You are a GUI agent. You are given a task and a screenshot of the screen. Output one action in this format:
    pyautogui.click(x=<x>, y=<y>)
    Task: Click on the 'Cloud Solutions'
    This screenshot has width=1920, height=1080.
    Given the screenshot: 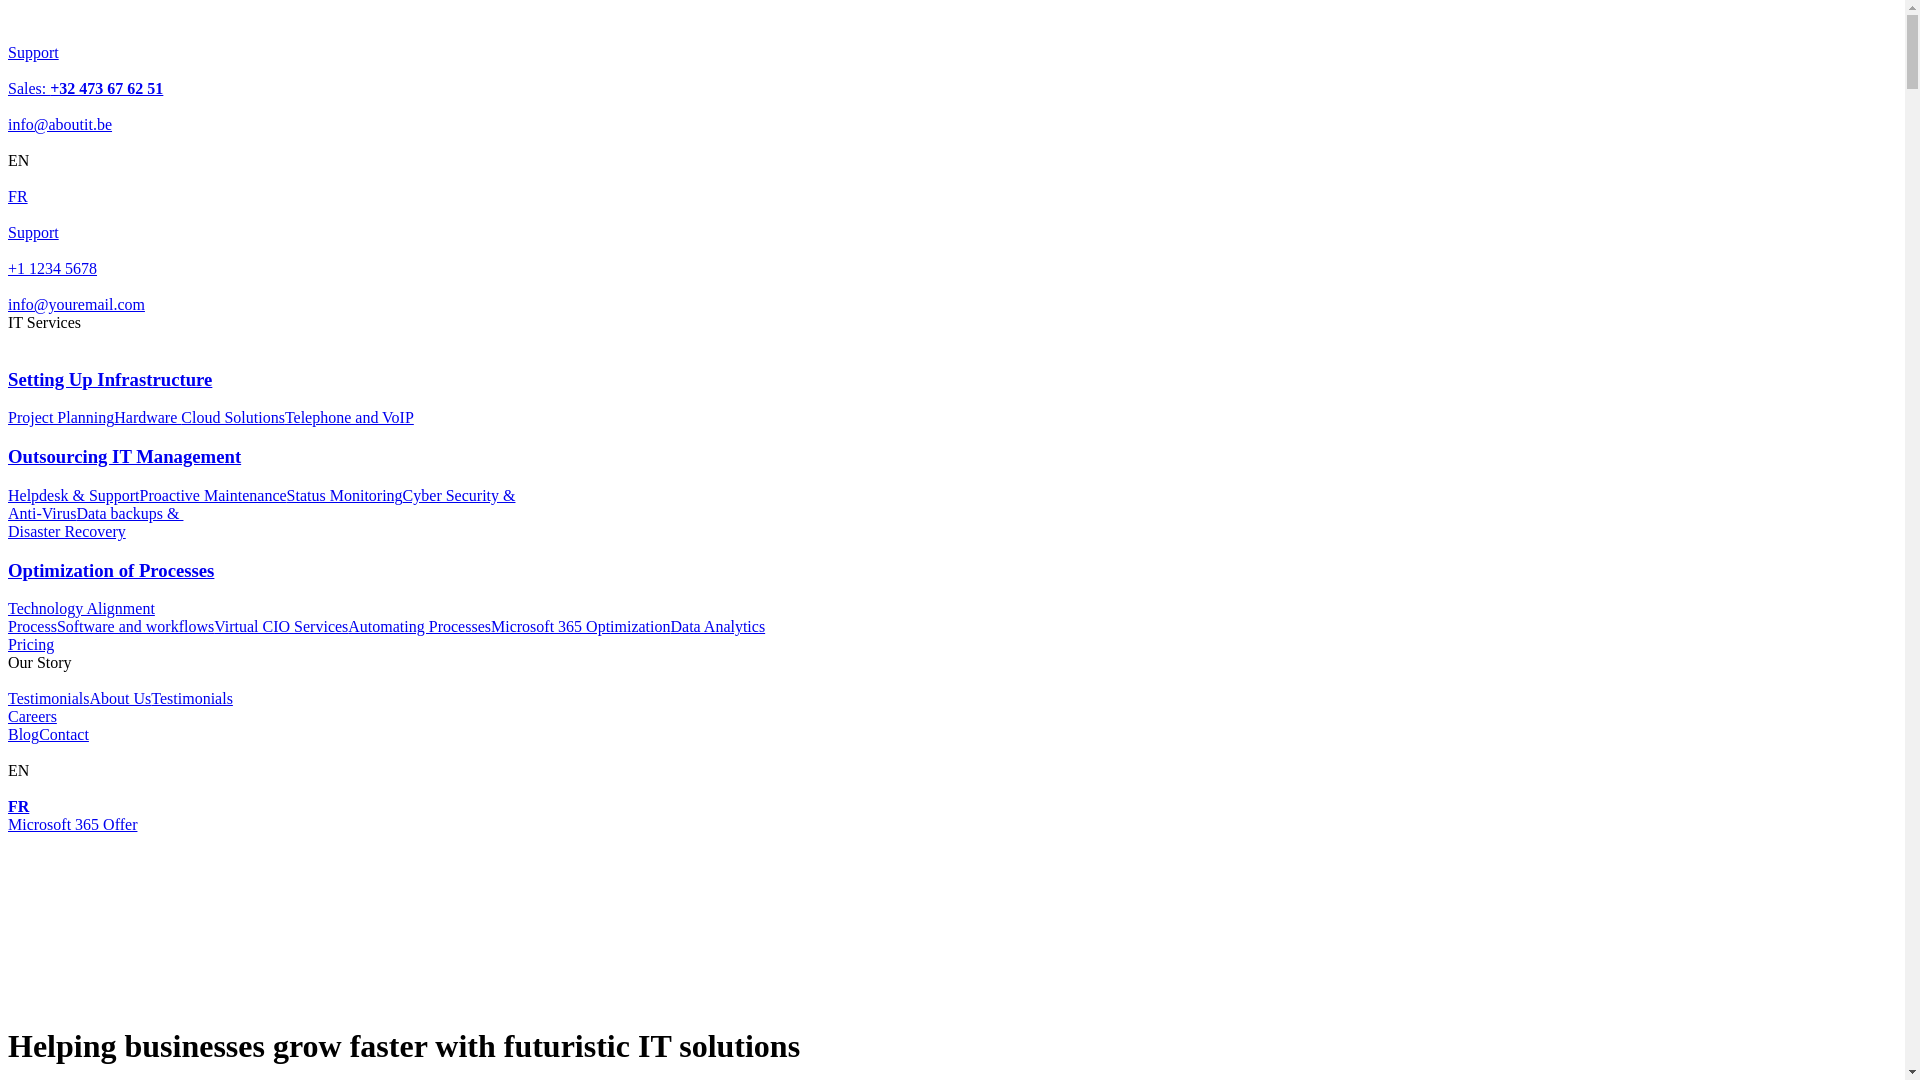 What is the action you would take?
    pyautogui.click(x=233, y=416)
    